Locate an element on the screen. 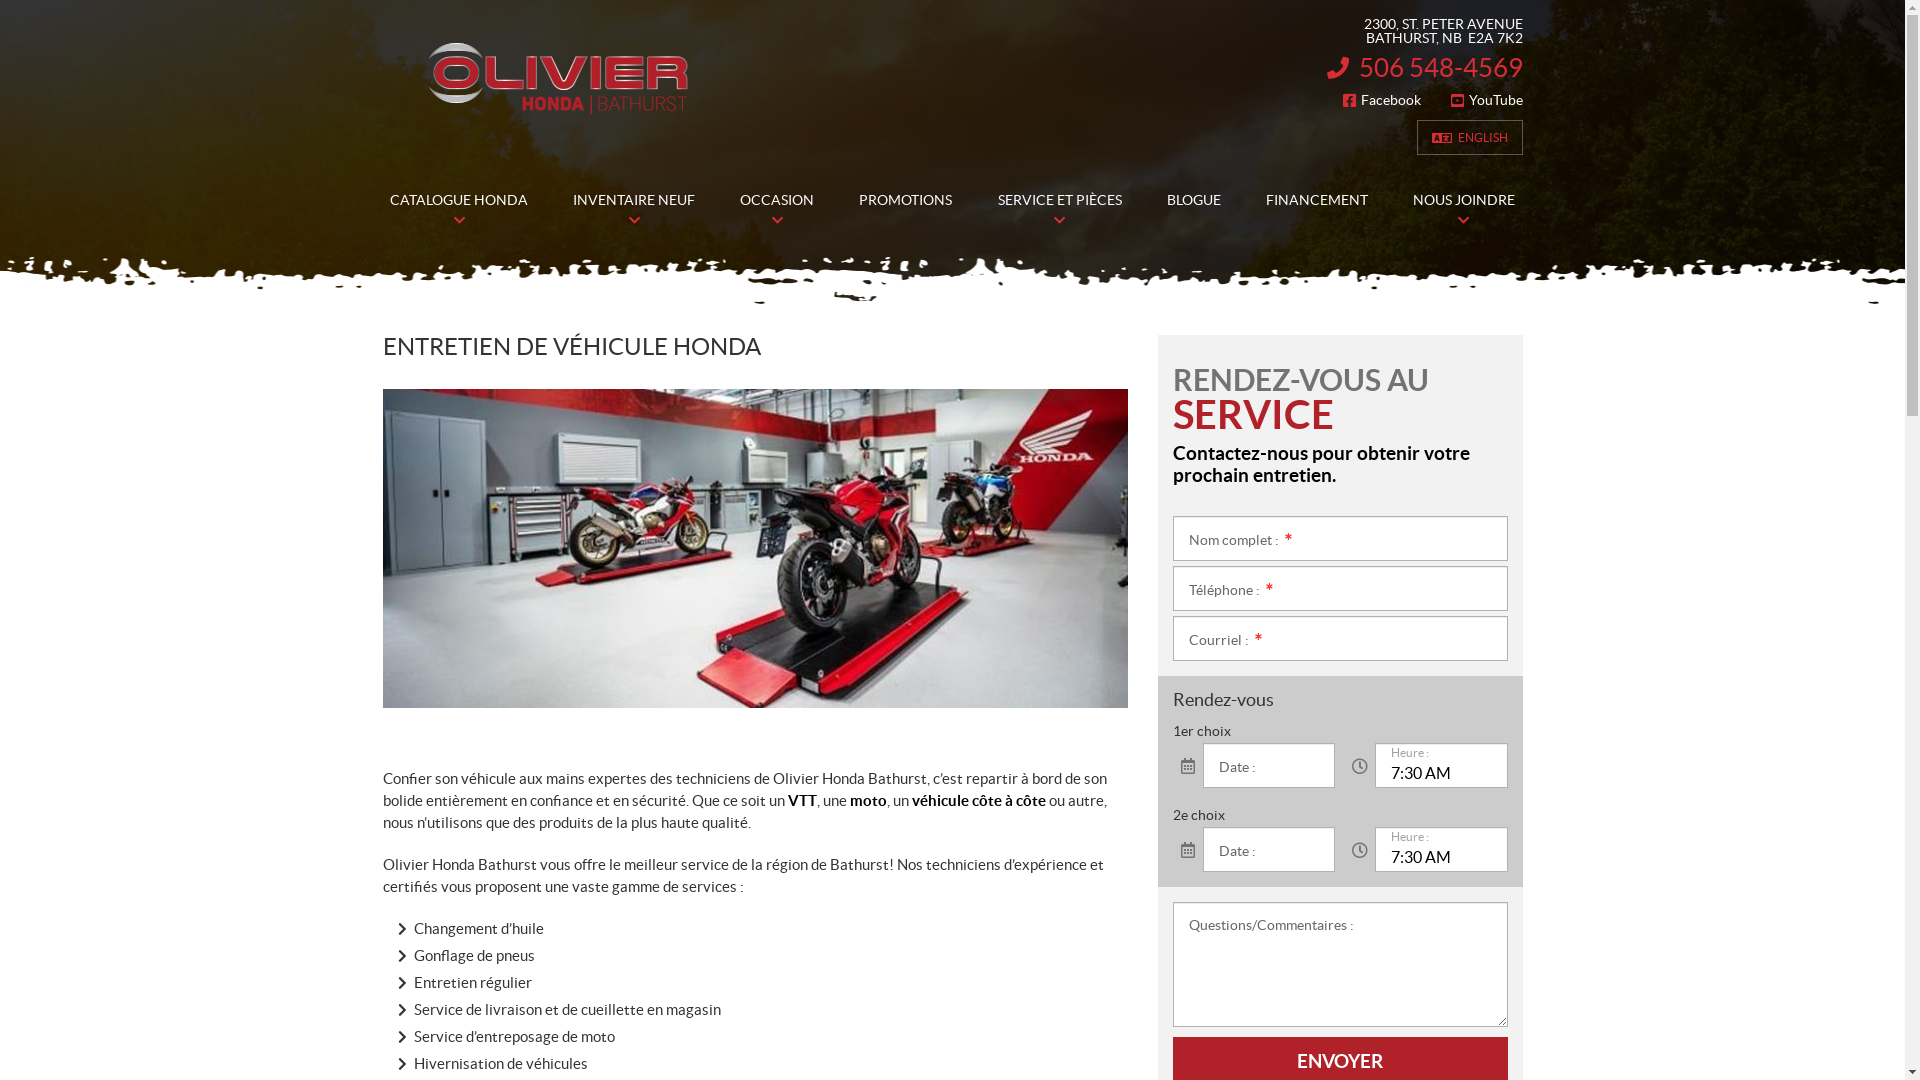  'Olivier Honda Bathurst' is located at coordinates (556, 76).